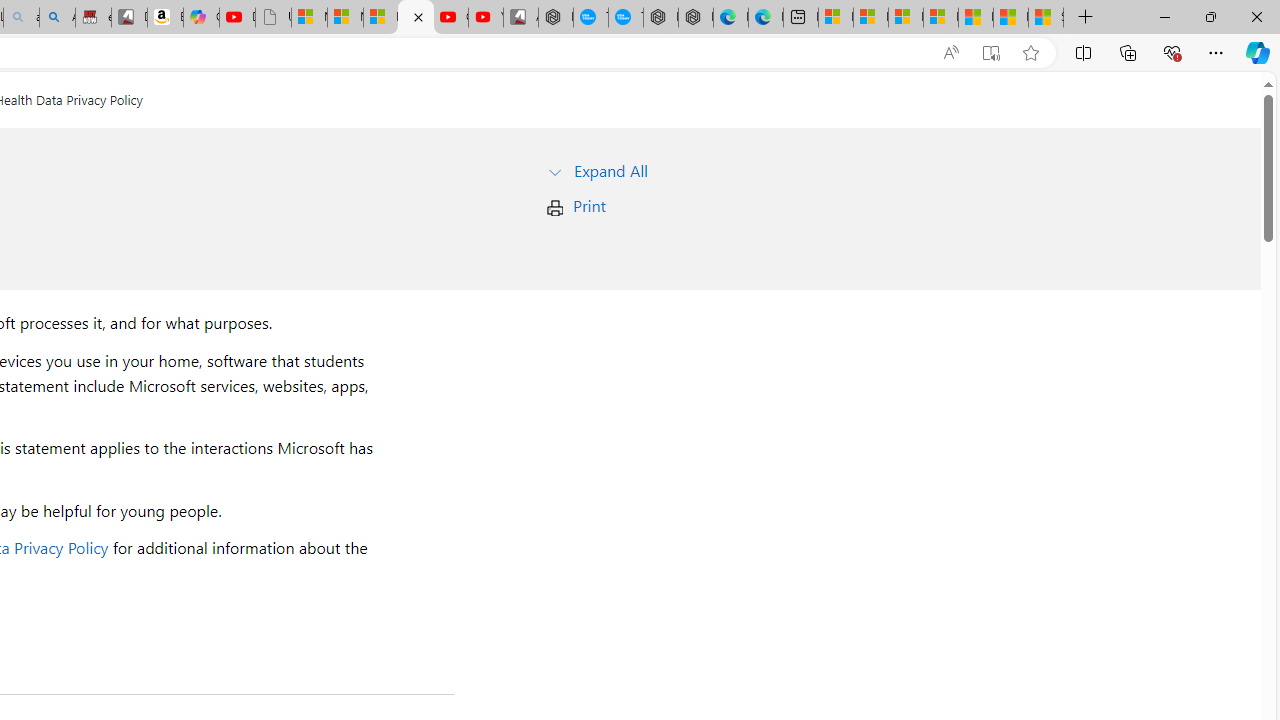 This screenshot has width=1280, height=720. Describe the element at coordinates (588, 205) in the screenshot. I see `'Print'` at that location.